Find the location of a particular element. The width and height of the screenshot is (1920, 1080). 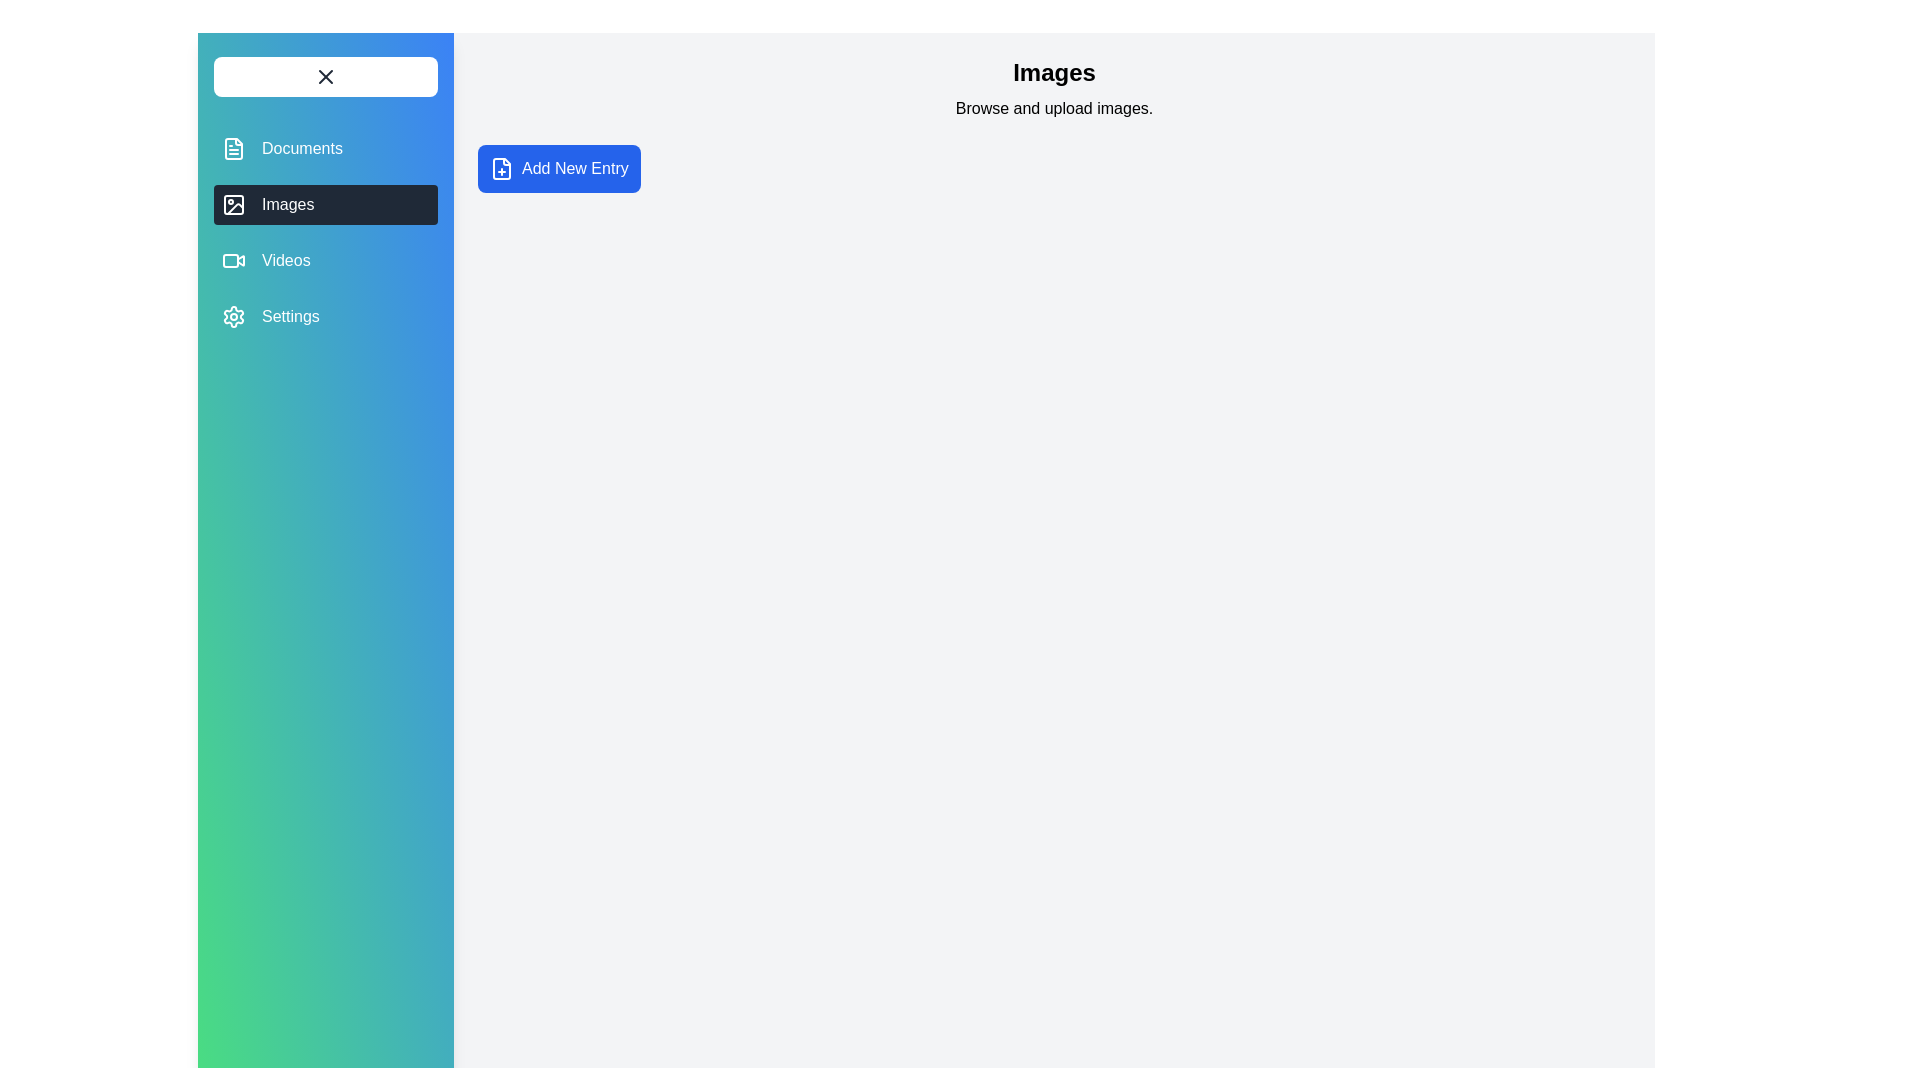

the 'Add New Entry' button is located at coordinates (558, 168).